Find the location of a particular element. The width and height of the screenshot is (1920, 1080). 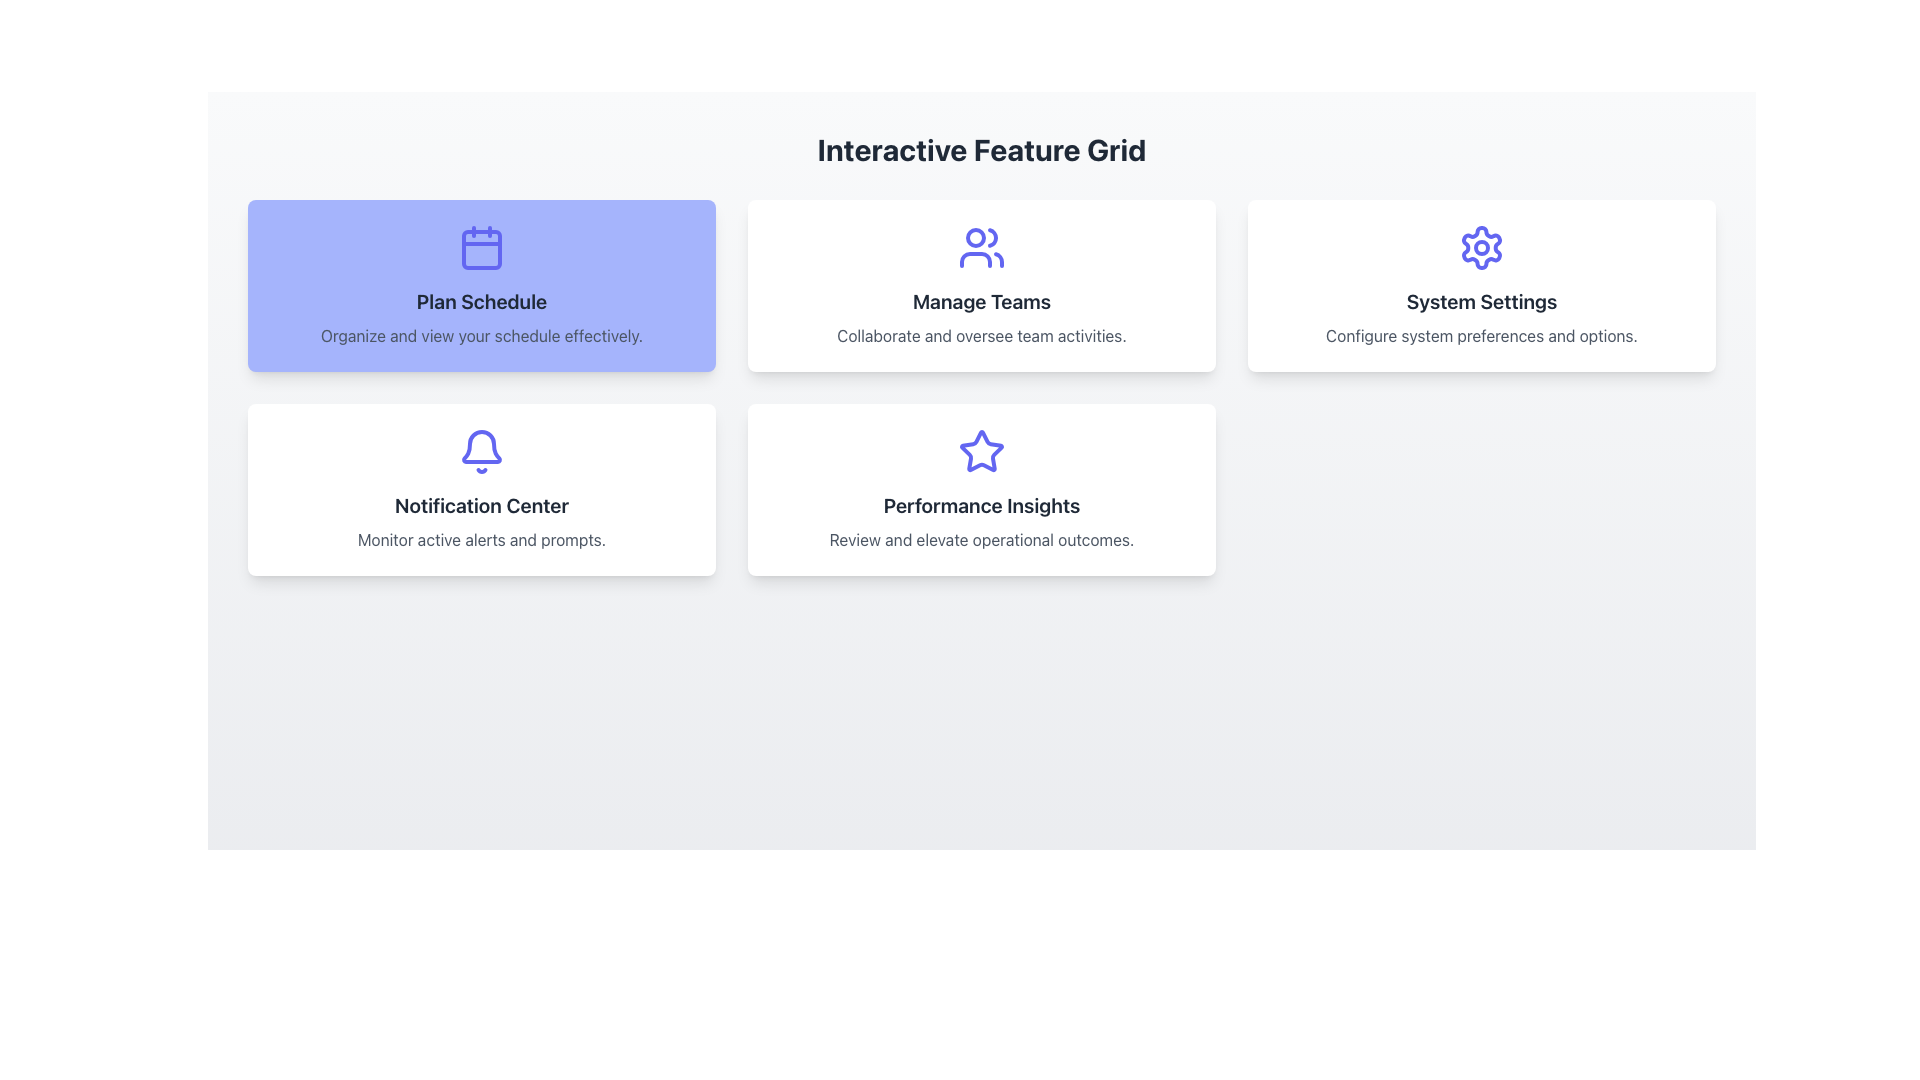

the purple star icon located within the 'Performance Insights' card in the bottom row of the feature grid is located at coordinates (982, 451).